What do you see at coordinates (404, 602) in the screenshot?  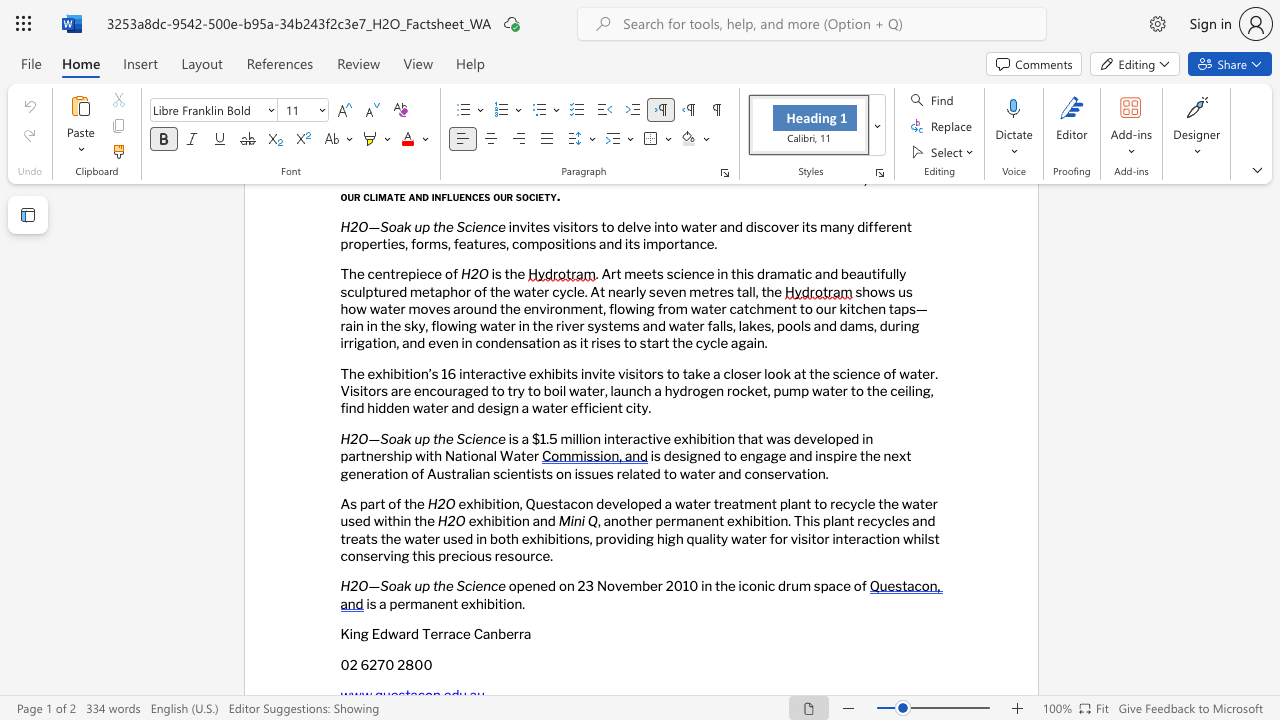 I see `the subset text "rma" within the text "is a permanent exhibition."` at bounding box center [404, 602].